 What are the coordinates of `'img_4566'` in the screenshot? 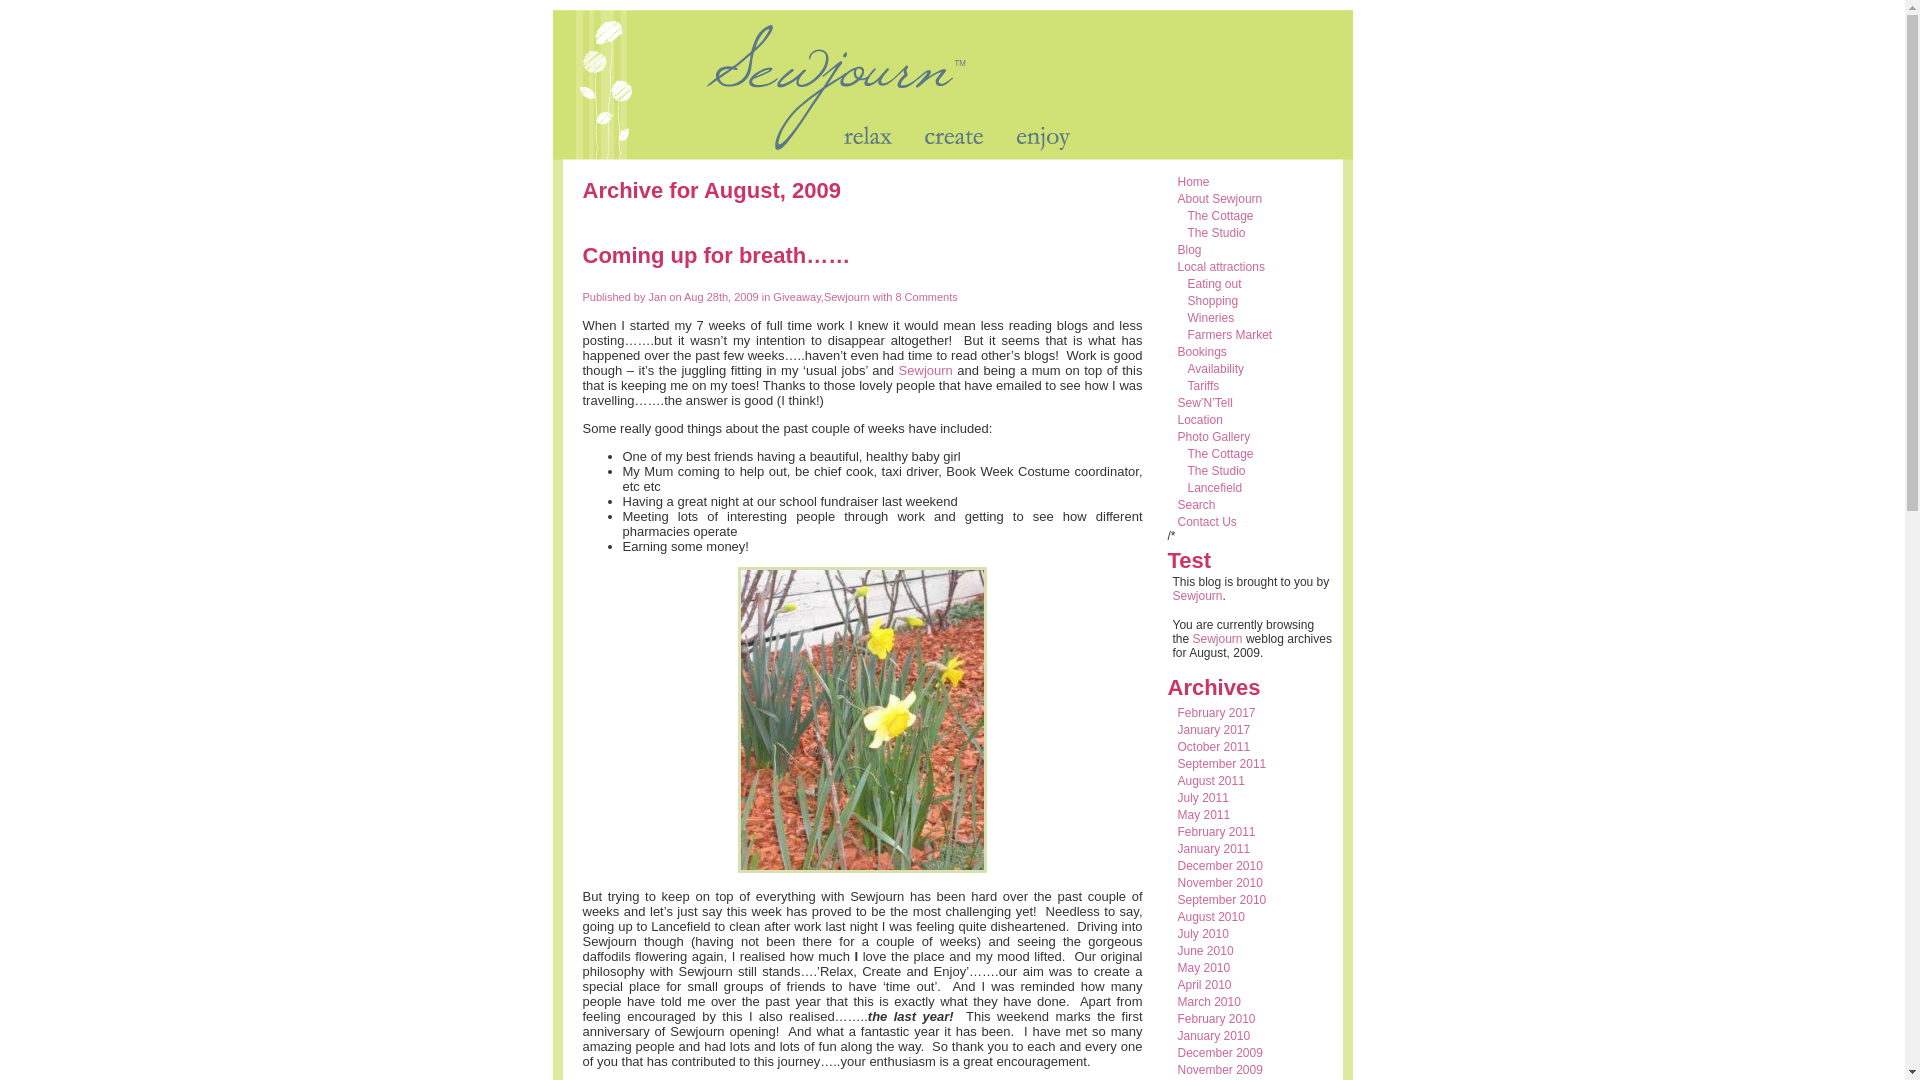 It's located at (862, 720).